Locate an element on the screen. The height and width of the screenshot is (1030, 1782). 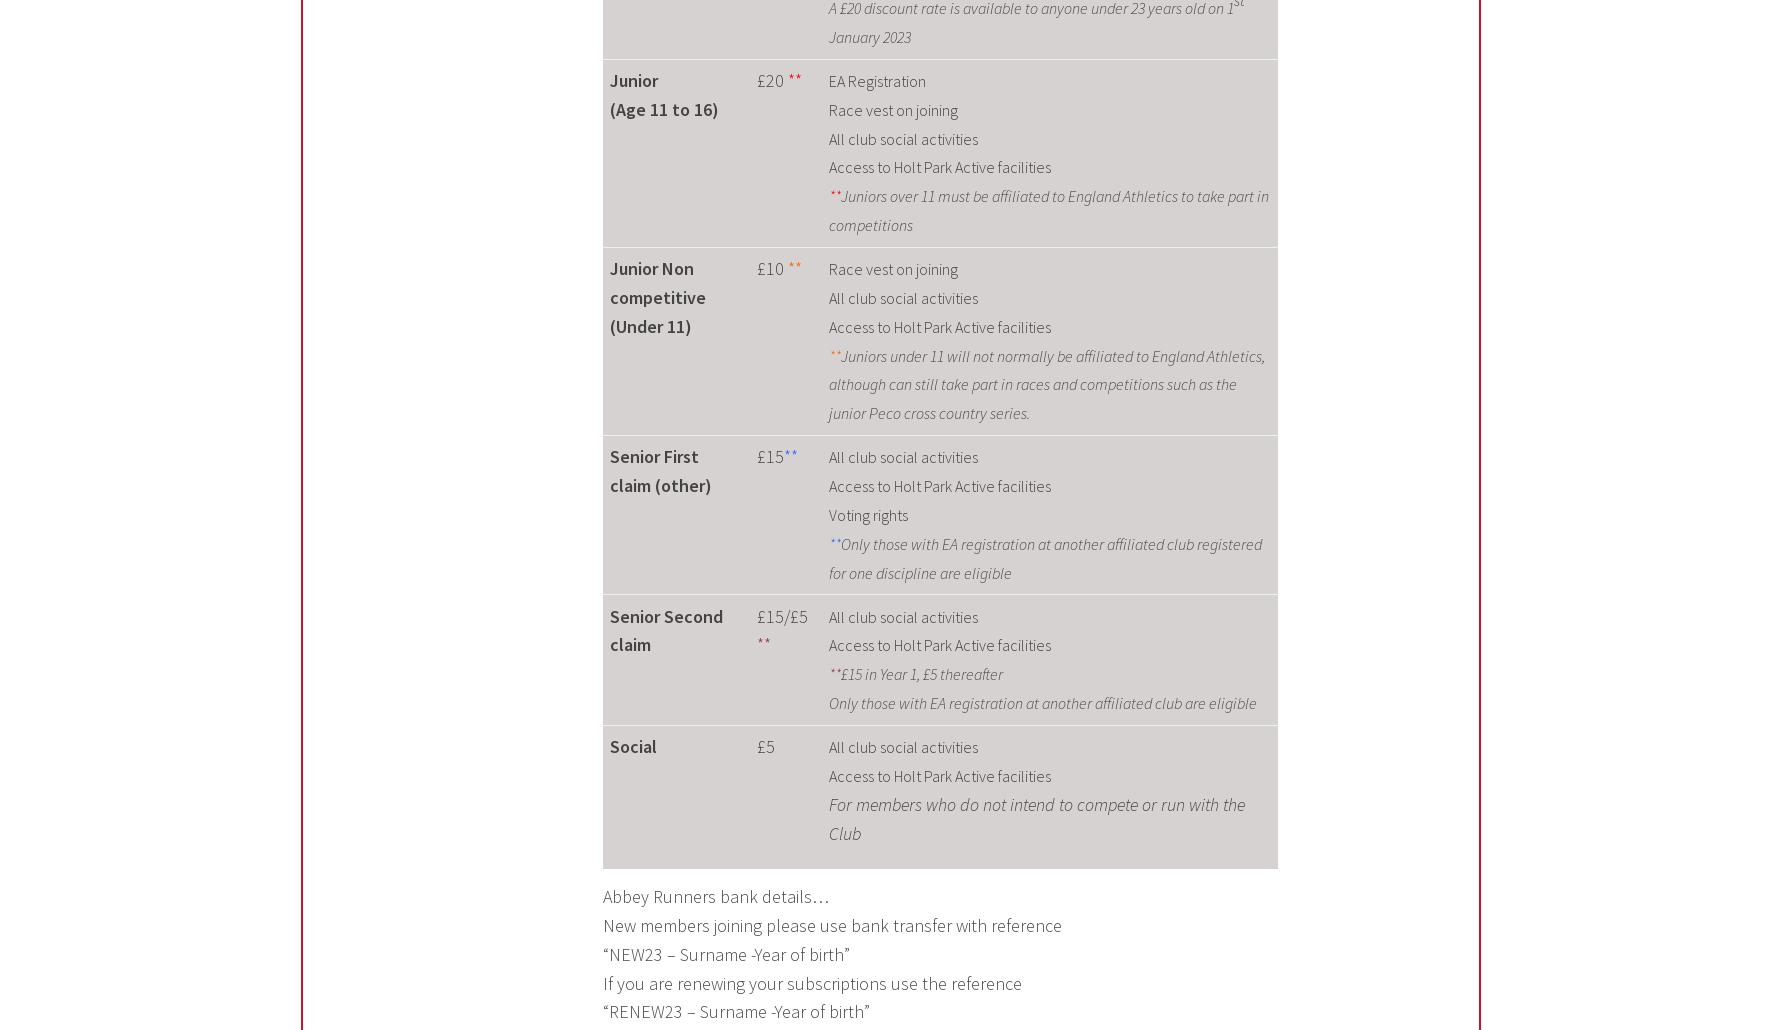
'Social' is located at coordinates (632, 746).